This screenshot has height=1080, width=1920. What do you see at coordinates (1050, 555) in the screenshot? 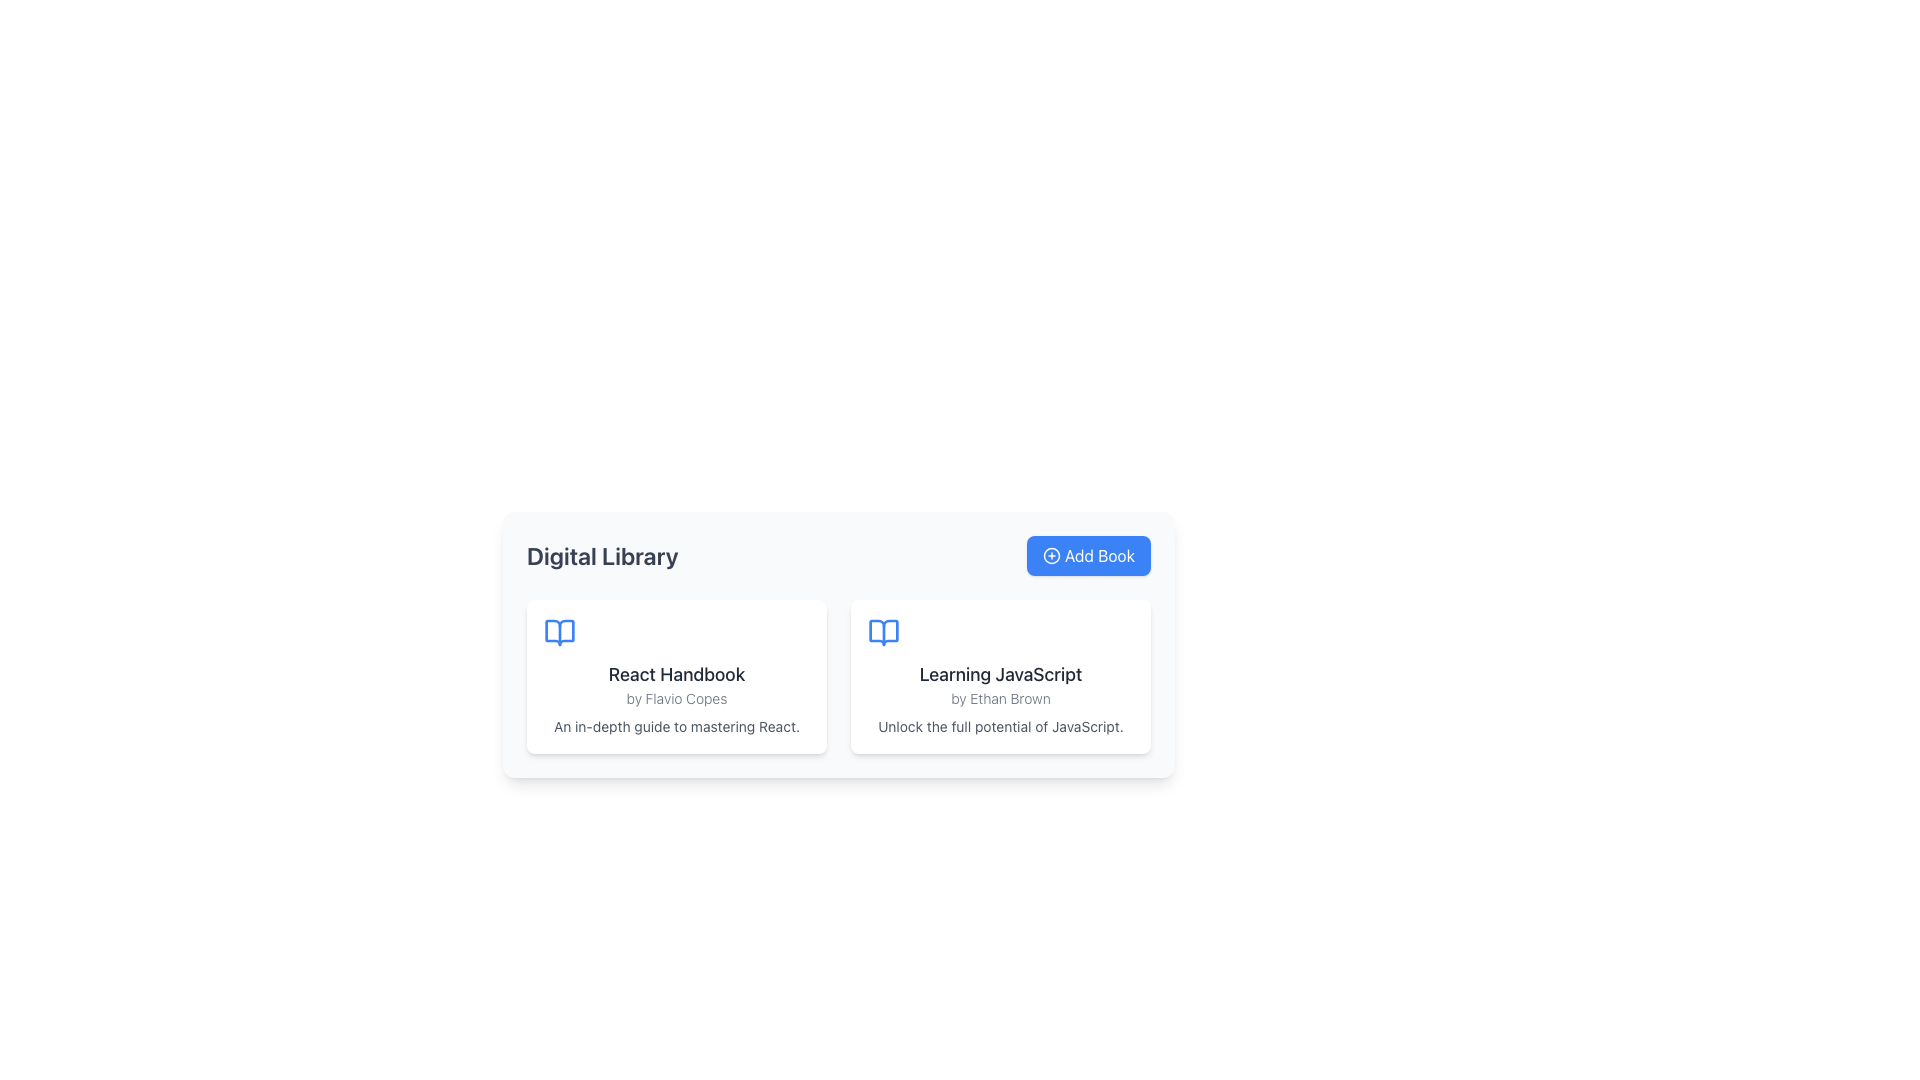
I see `the circular outline within the plus icon located at the top-right corner of the UI near the 'Add Book' button` at bounding box center [1050, 555].